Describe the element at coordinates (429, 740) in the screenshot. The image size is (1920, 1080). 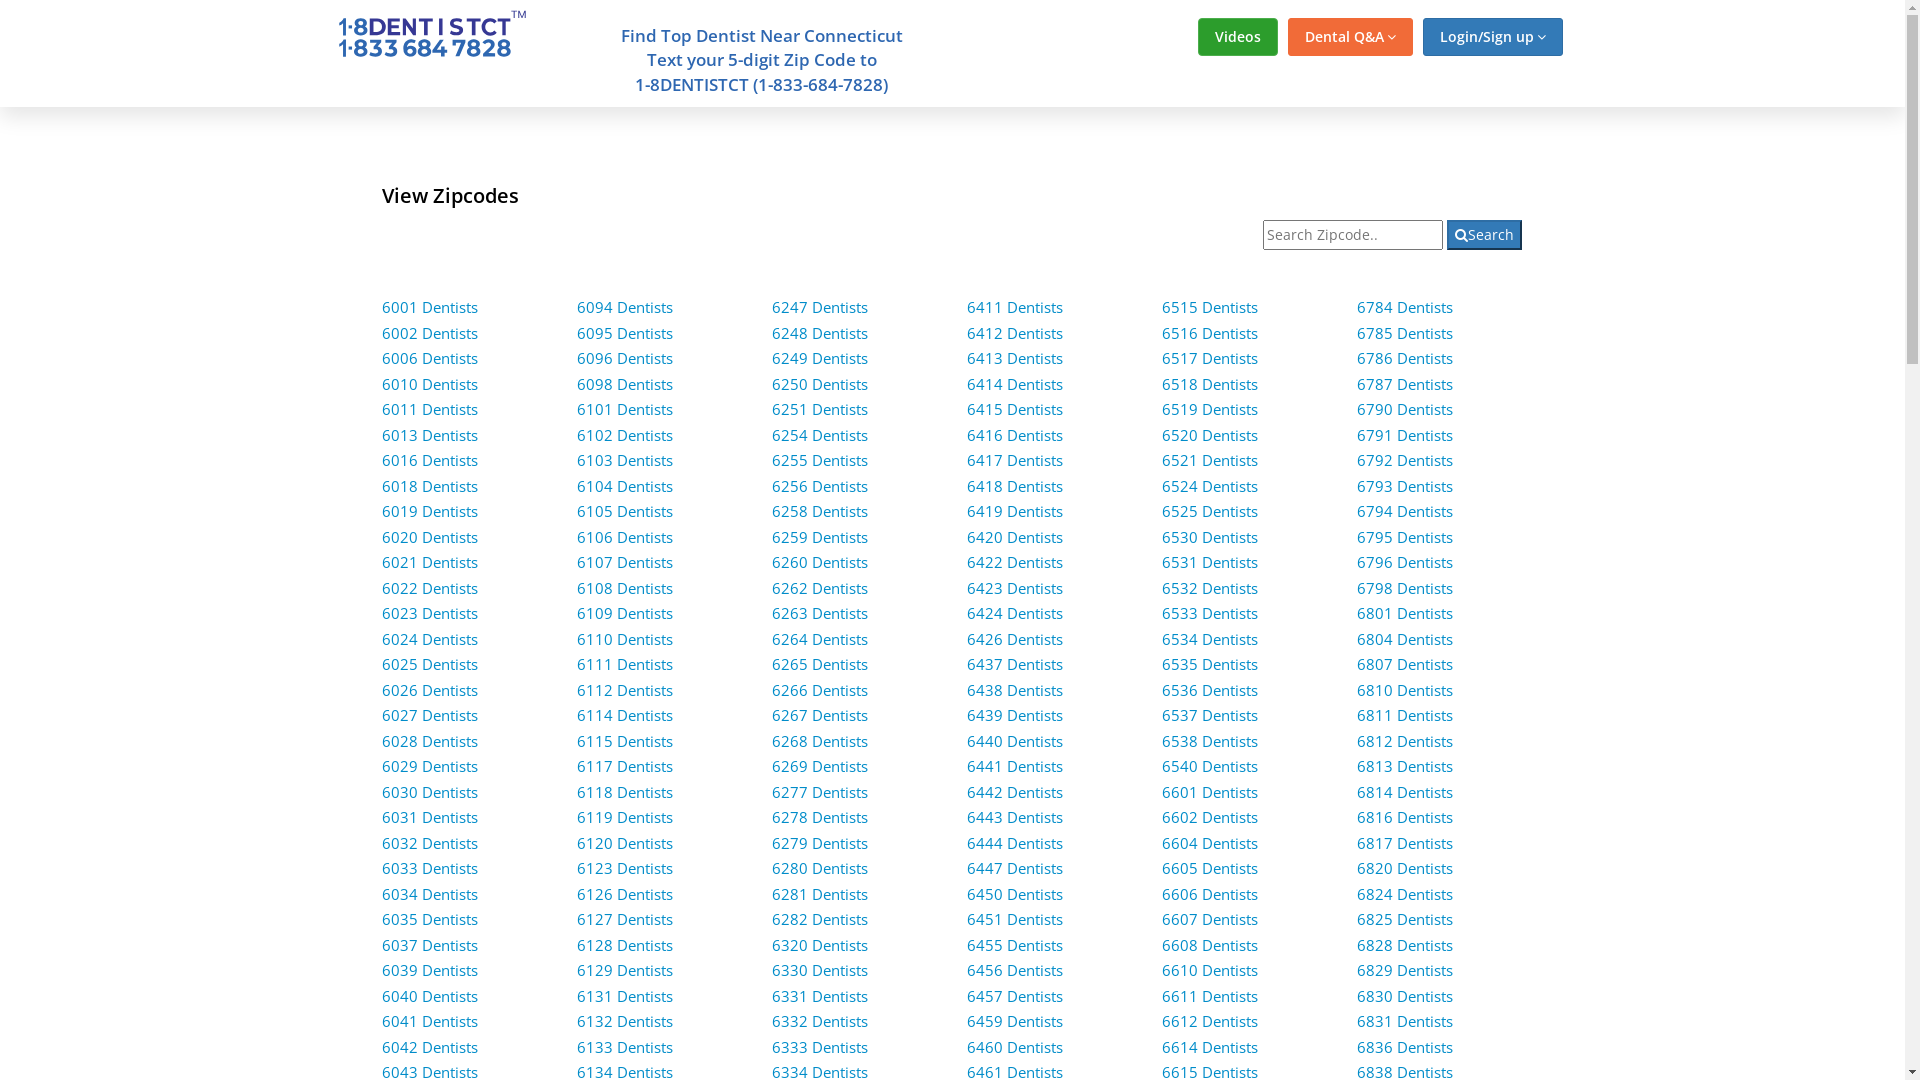
I see `'6028 Dentists'` at that location.